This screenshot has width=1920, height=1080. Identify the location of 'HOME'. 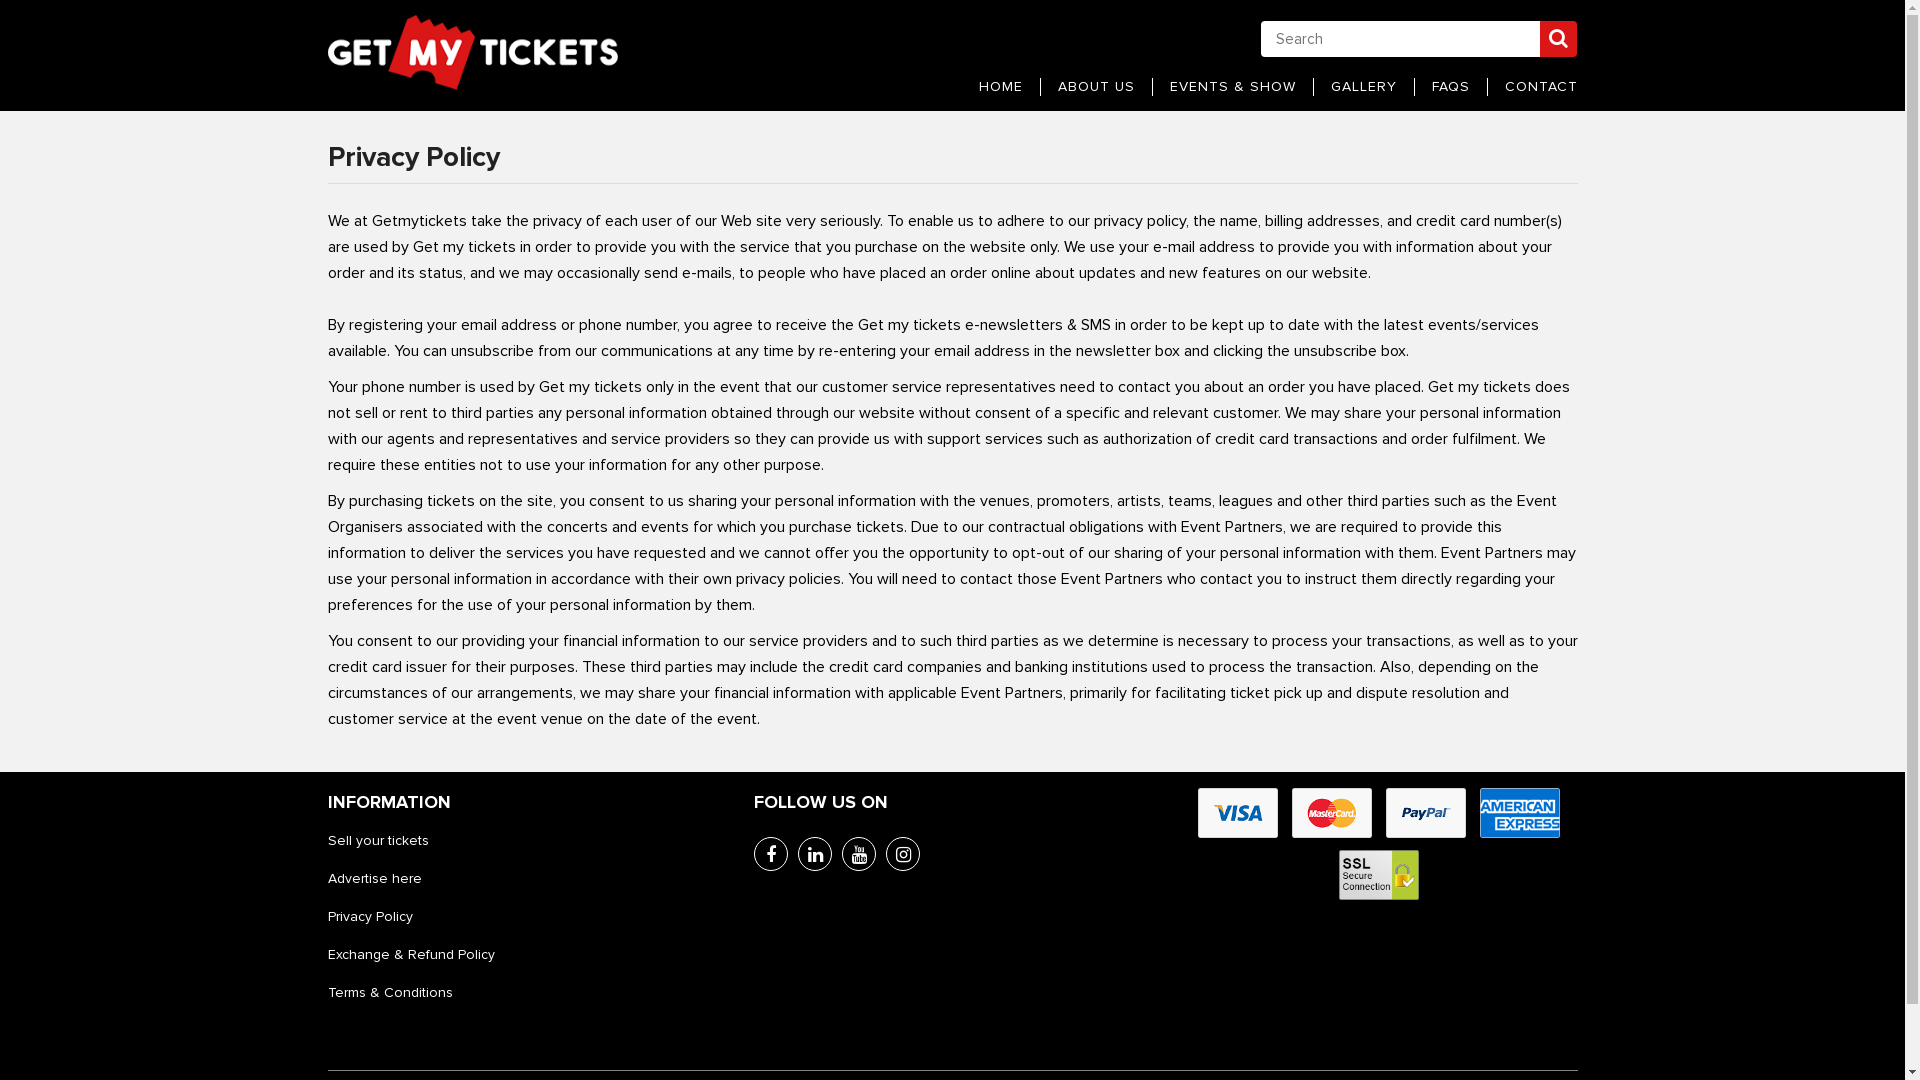
(978, 86).